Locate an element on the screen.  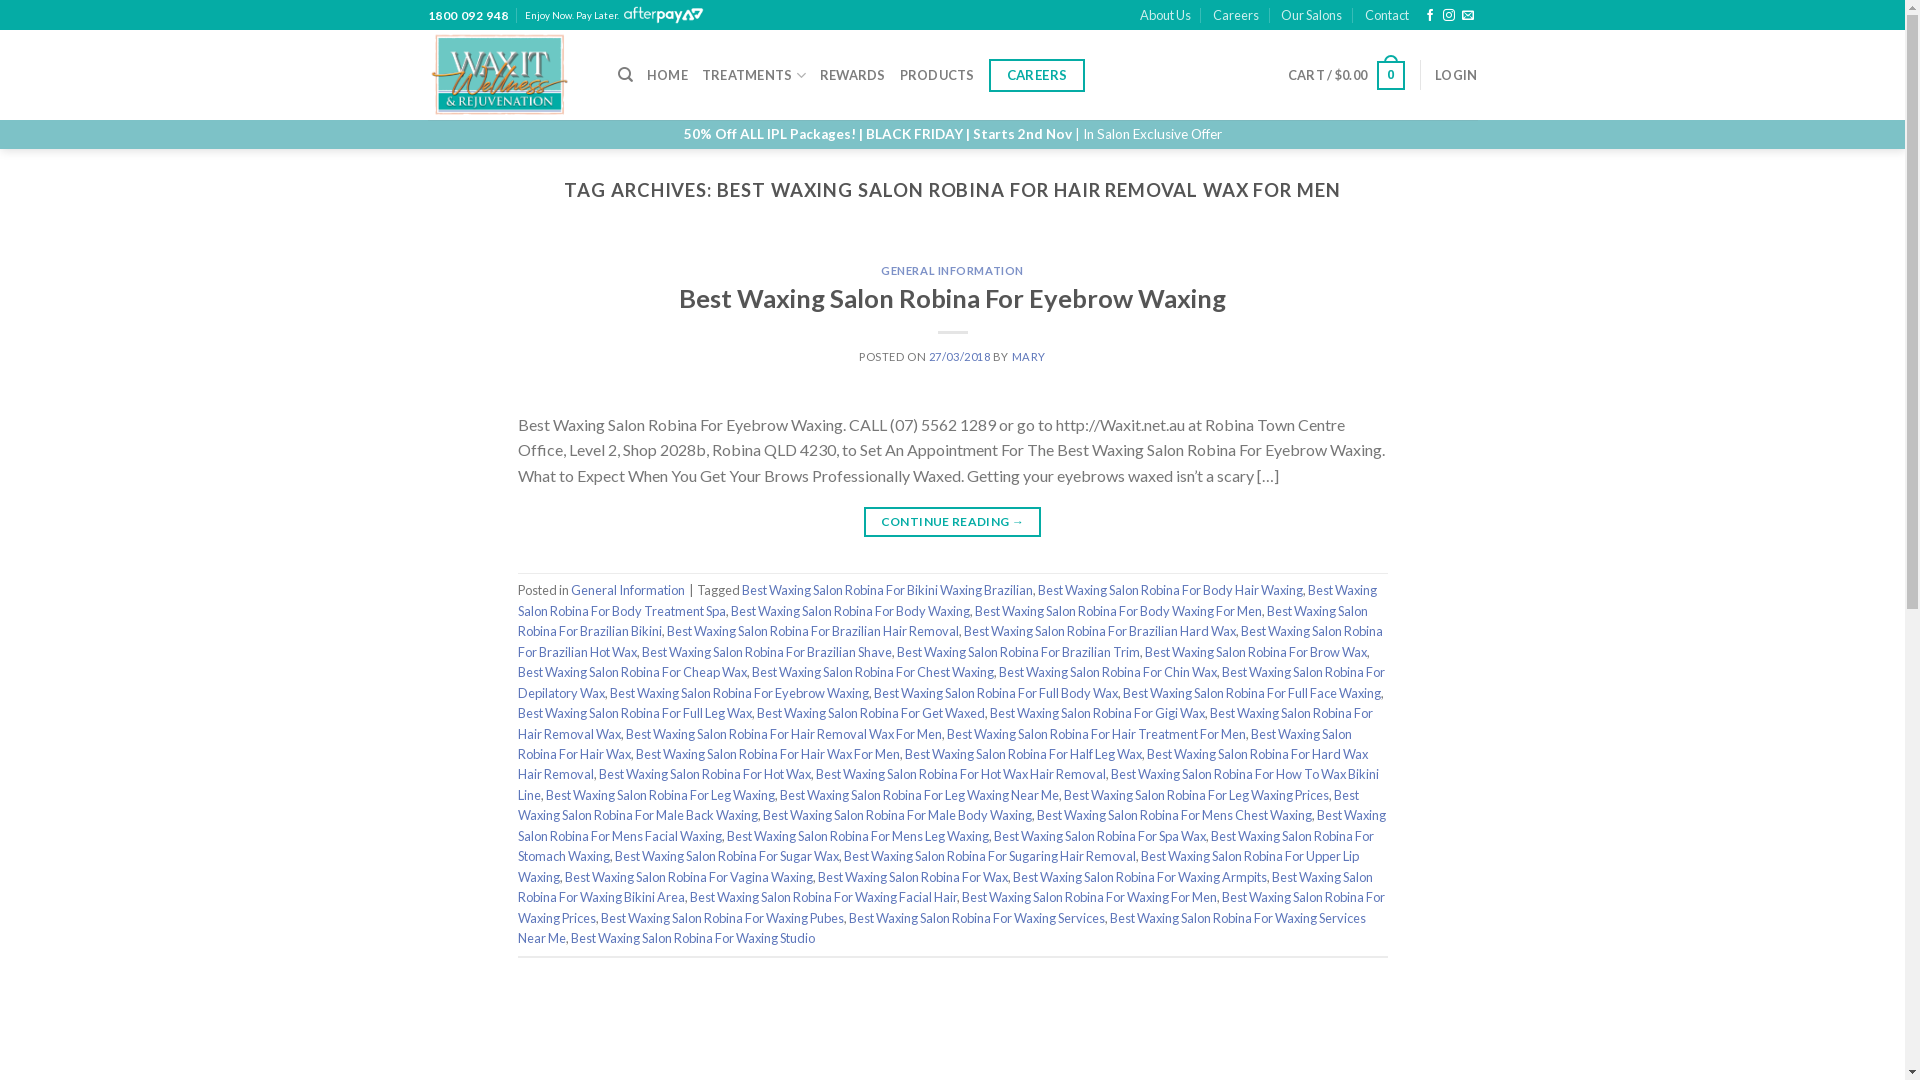
'CAREERS' is located at coordinates (988, 74).